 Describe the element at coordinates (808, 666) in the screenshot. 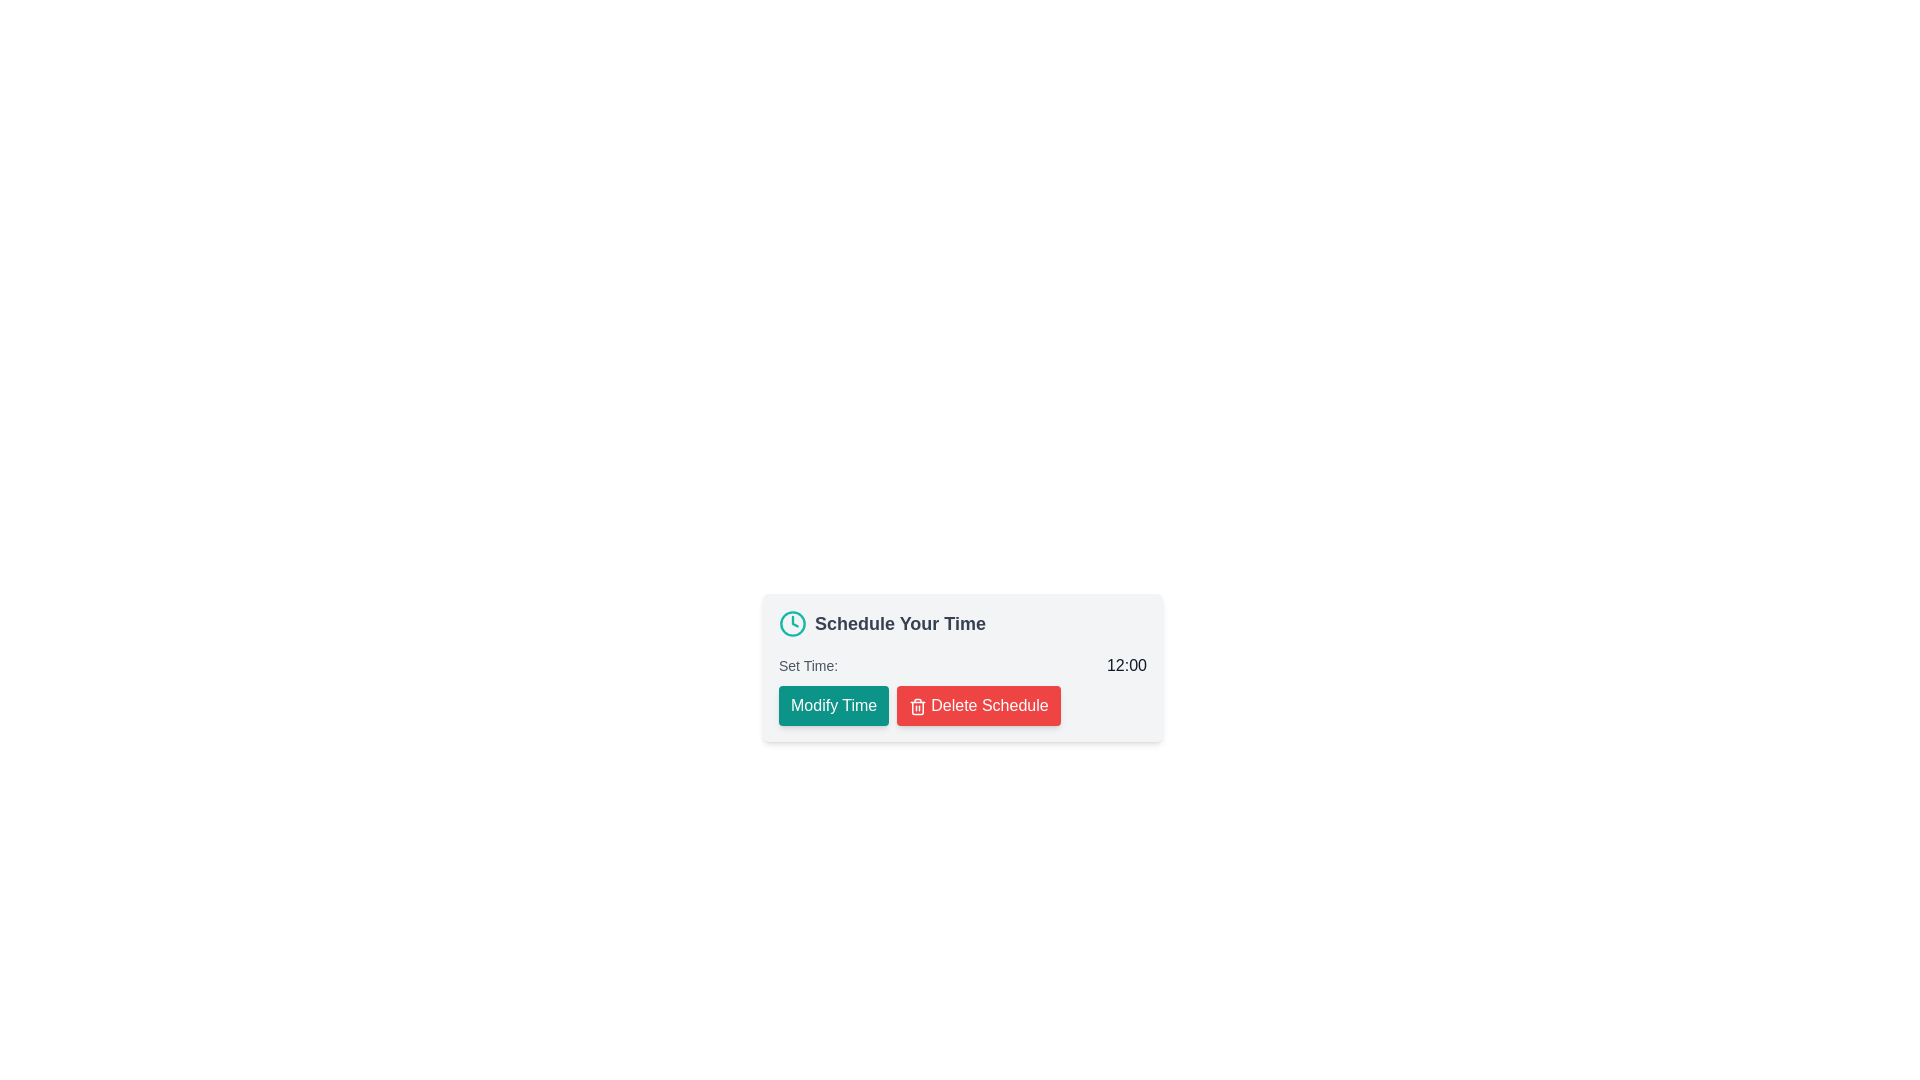

I see `the static text label 'Set Time:' which is styled in gray and located to the left of the displayed time value '12:00' in the 'Schedule Your Time' module` at that location.